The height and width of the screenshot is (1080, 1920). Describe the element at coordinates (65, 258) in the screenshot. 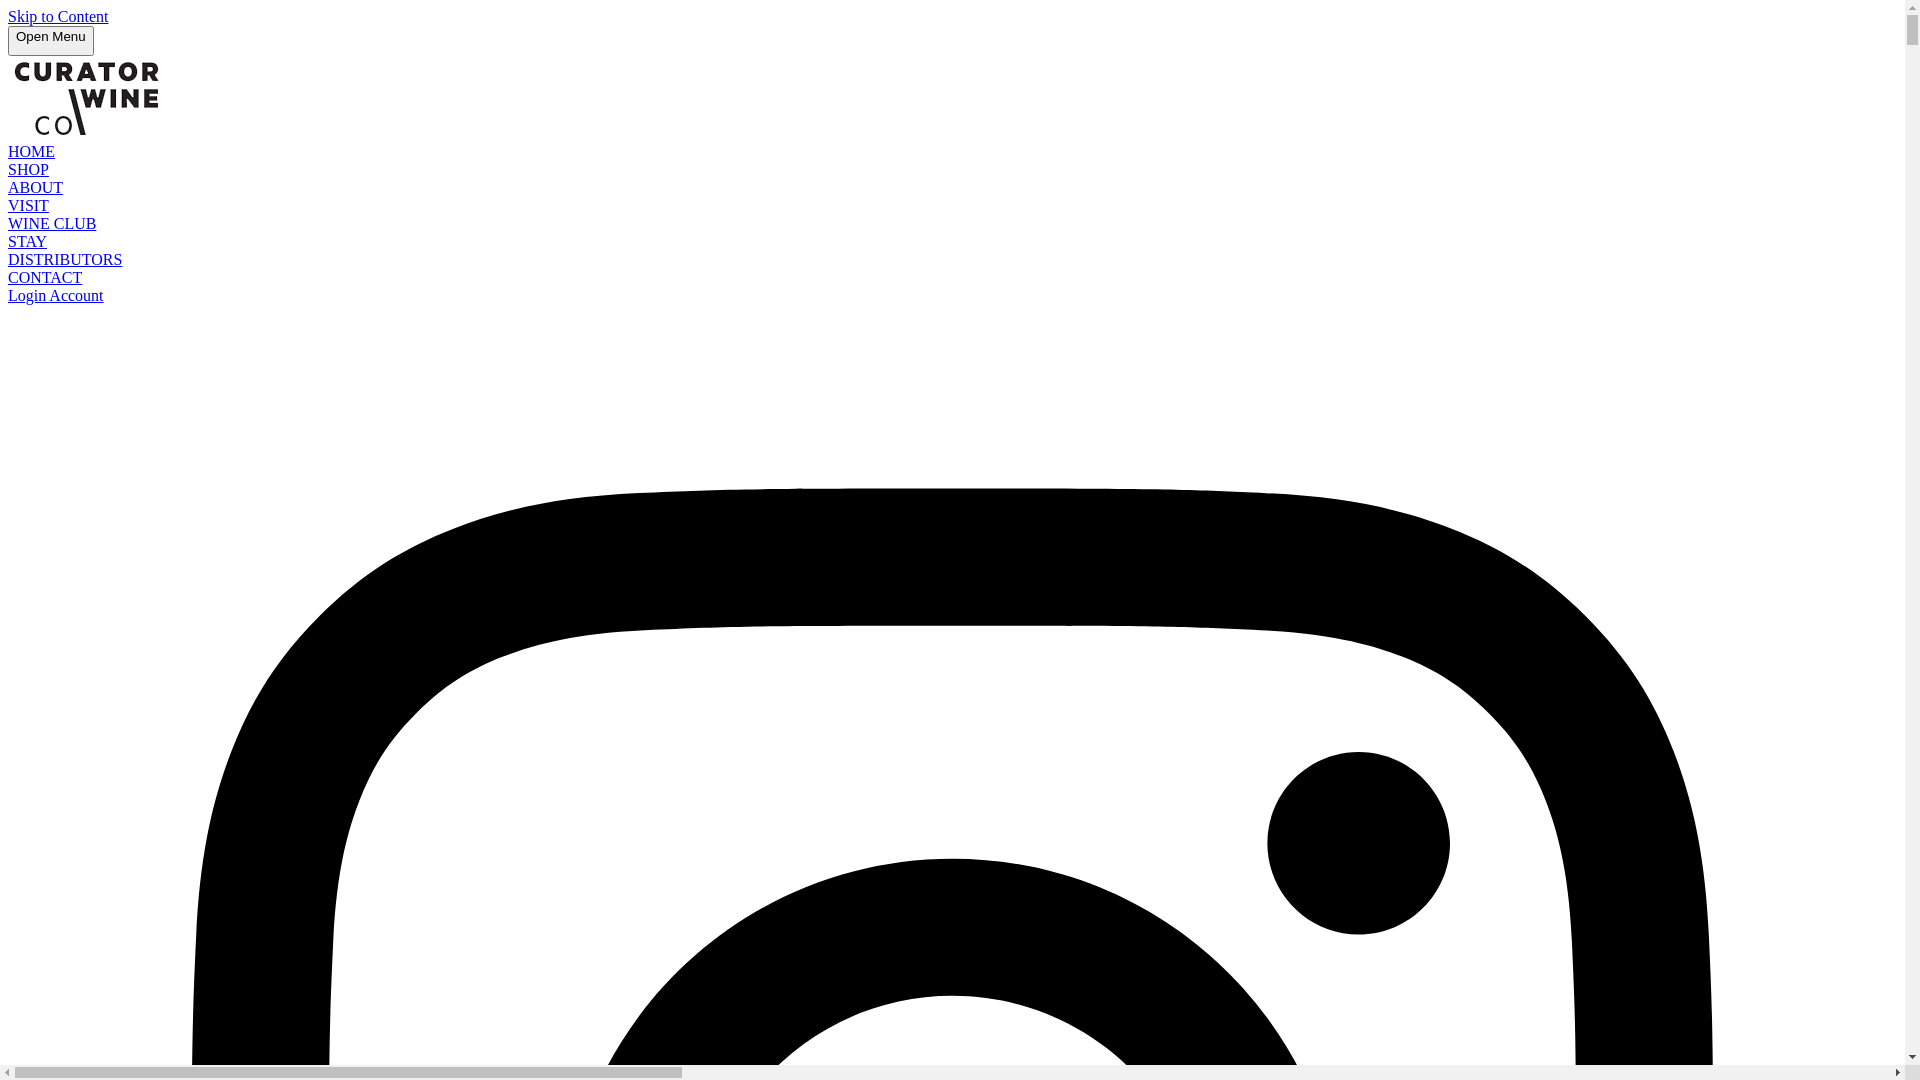

I see `'DISTRIBUTORS'` at that location.